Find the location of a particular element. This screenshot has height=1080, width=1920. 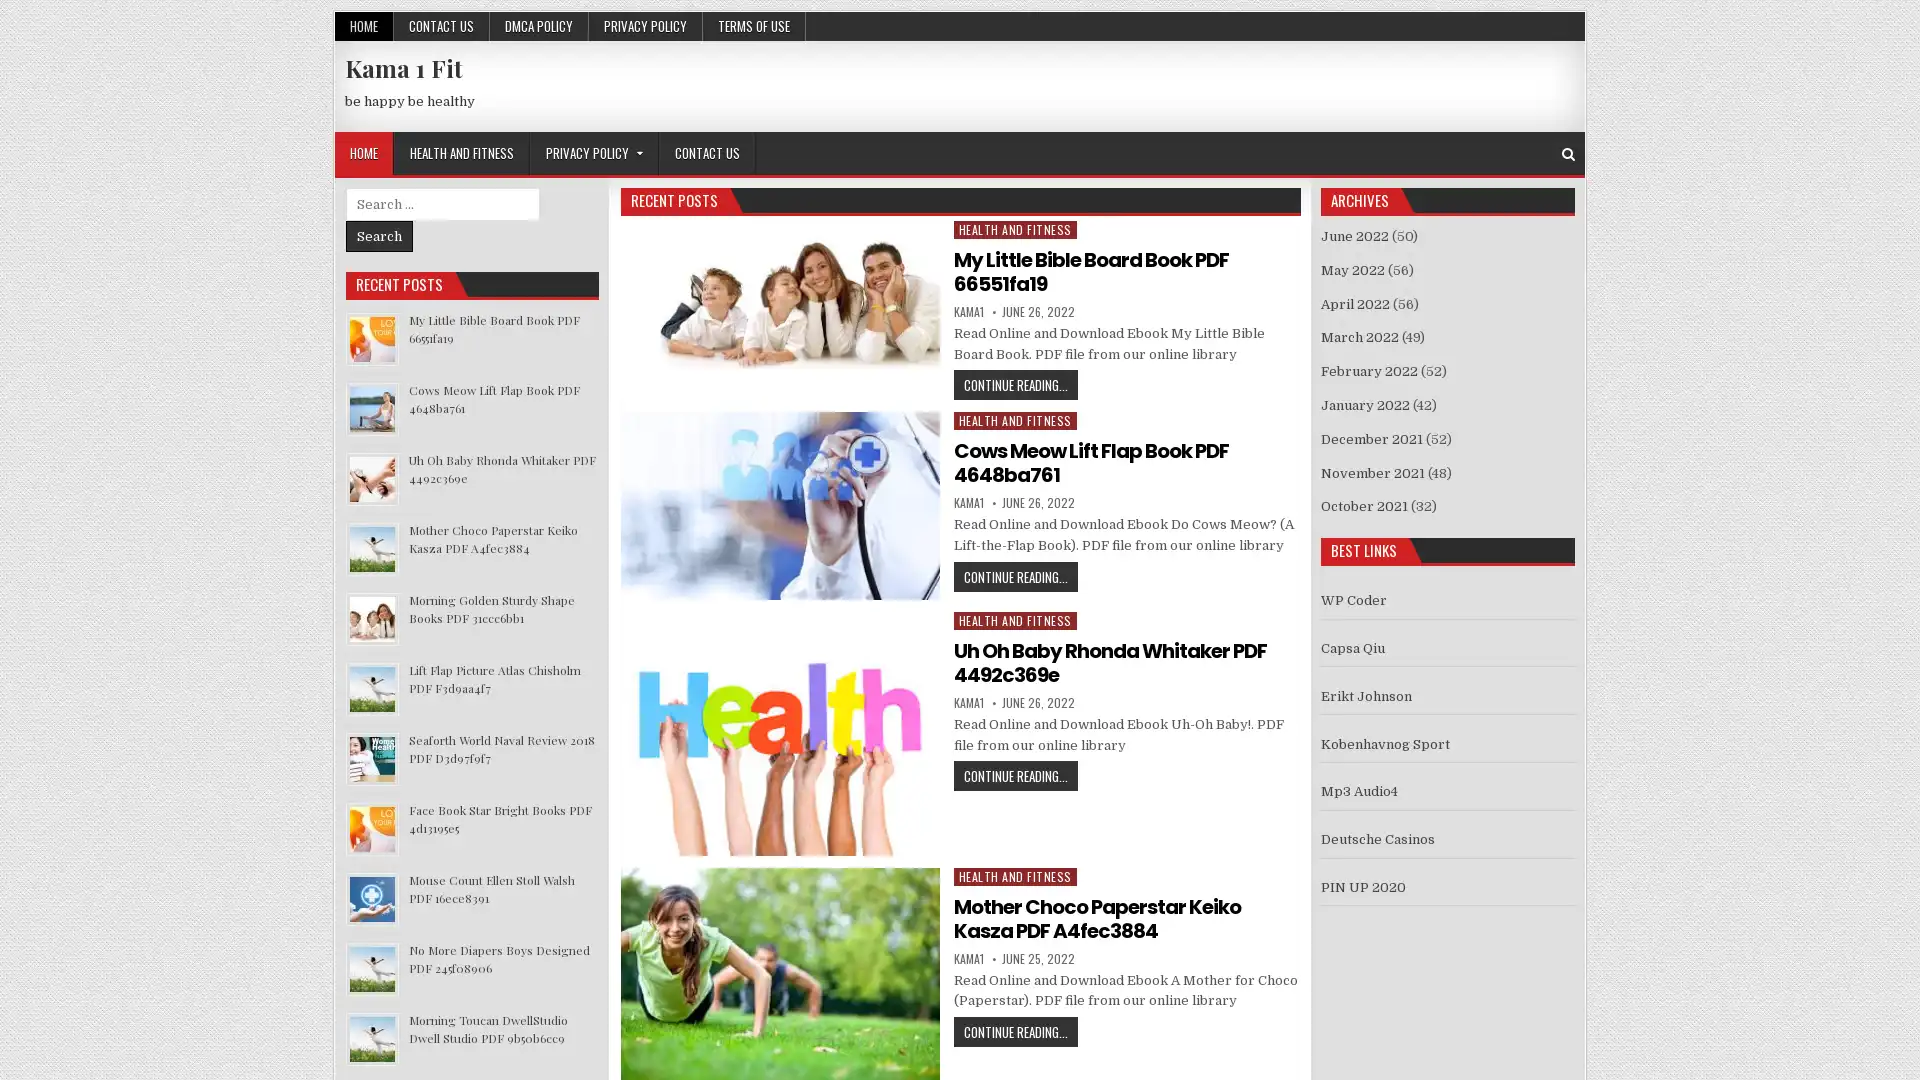

Search is located at coordinates (378, 235).